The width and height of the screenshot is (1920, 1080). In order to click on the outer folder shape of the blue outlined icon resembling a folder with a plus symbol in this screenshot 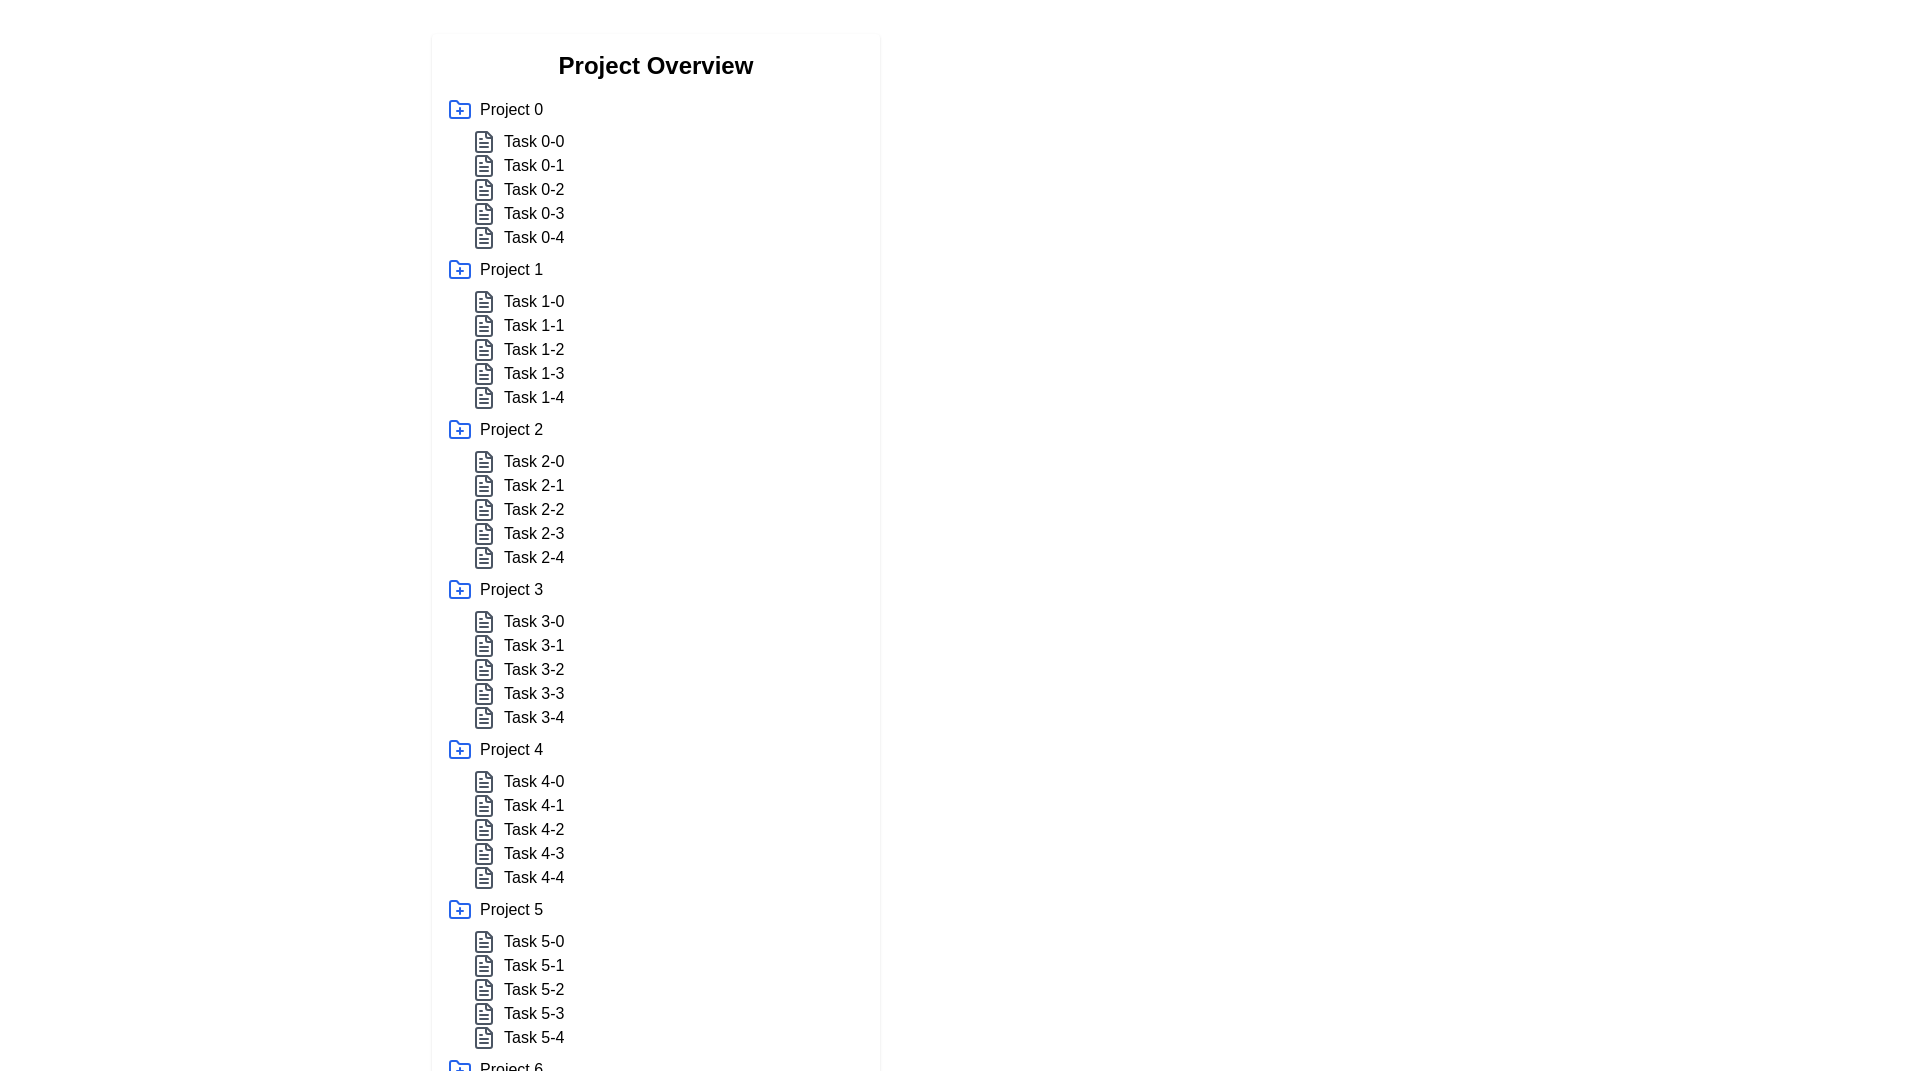, I will do `click(459, 427)`.